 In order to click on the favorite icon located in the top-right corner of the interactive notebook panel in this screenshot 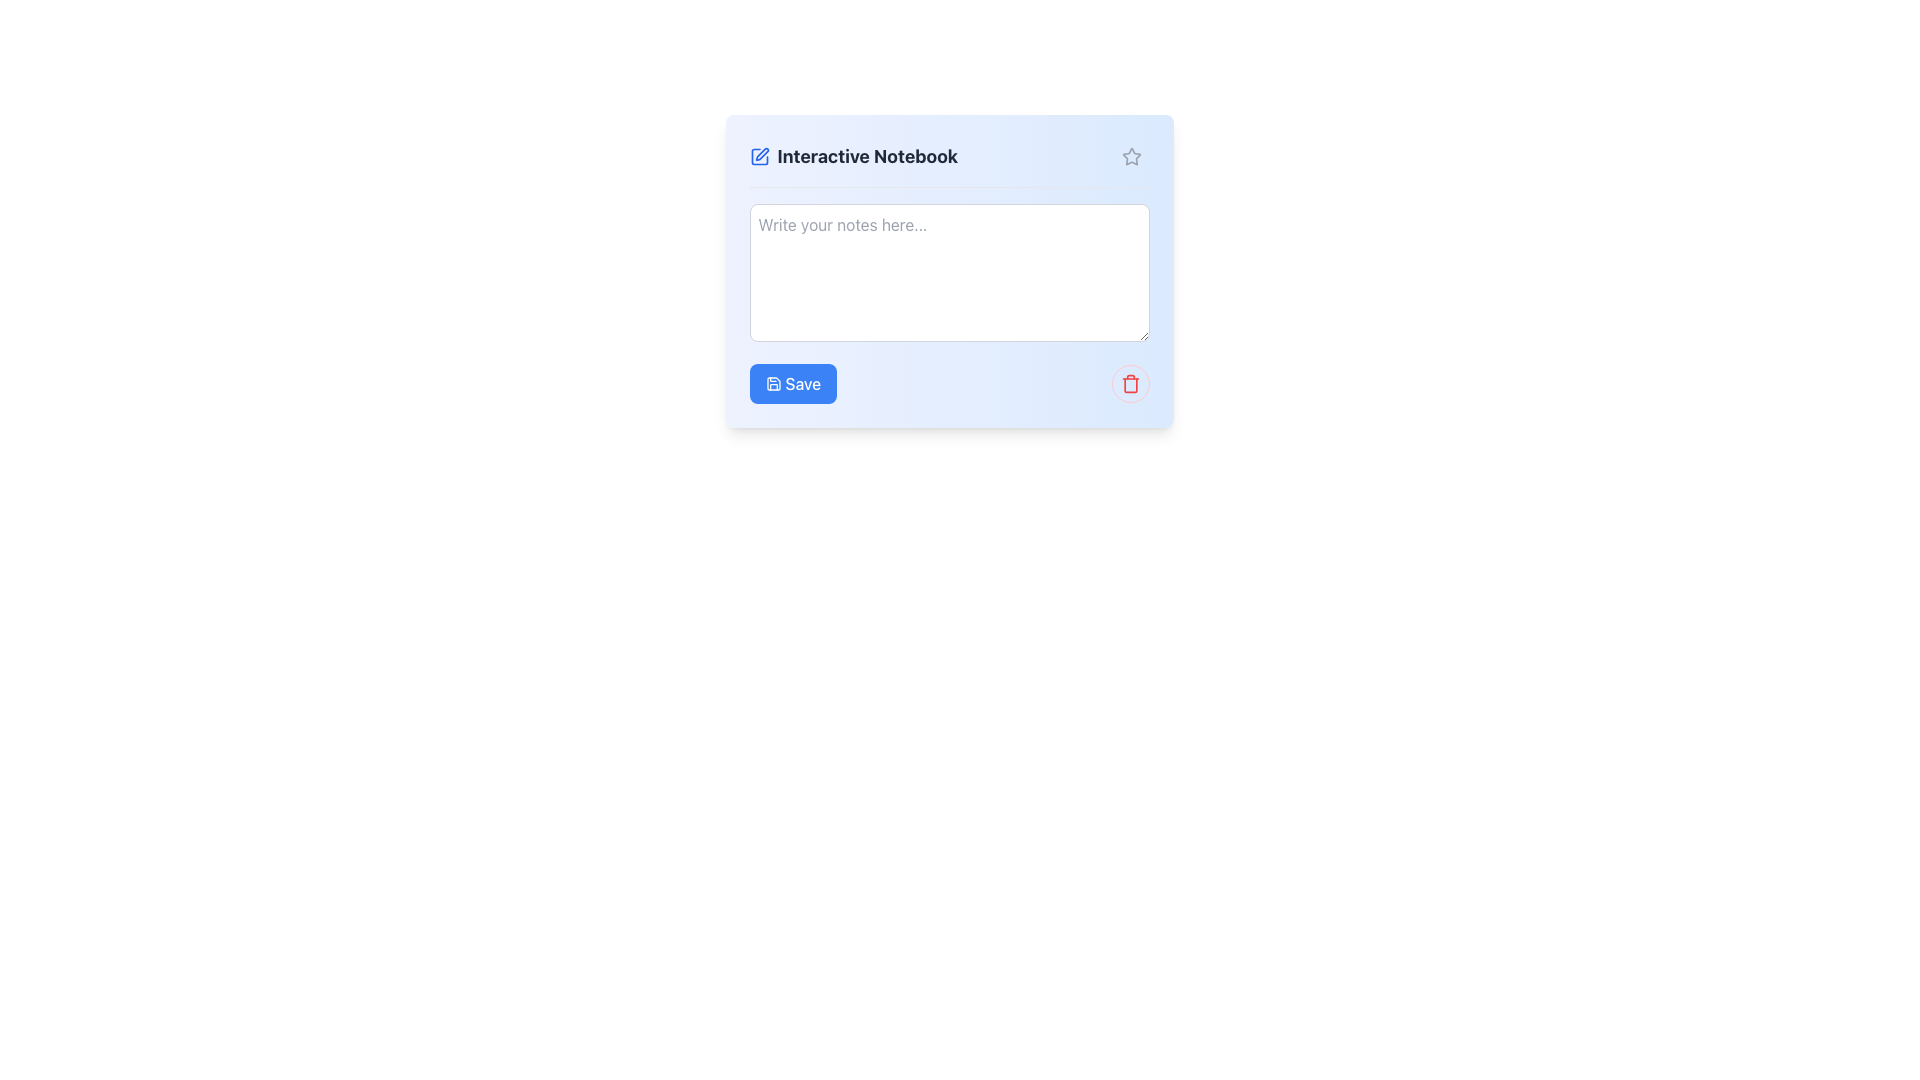, I will do `click(1131, 156)`.